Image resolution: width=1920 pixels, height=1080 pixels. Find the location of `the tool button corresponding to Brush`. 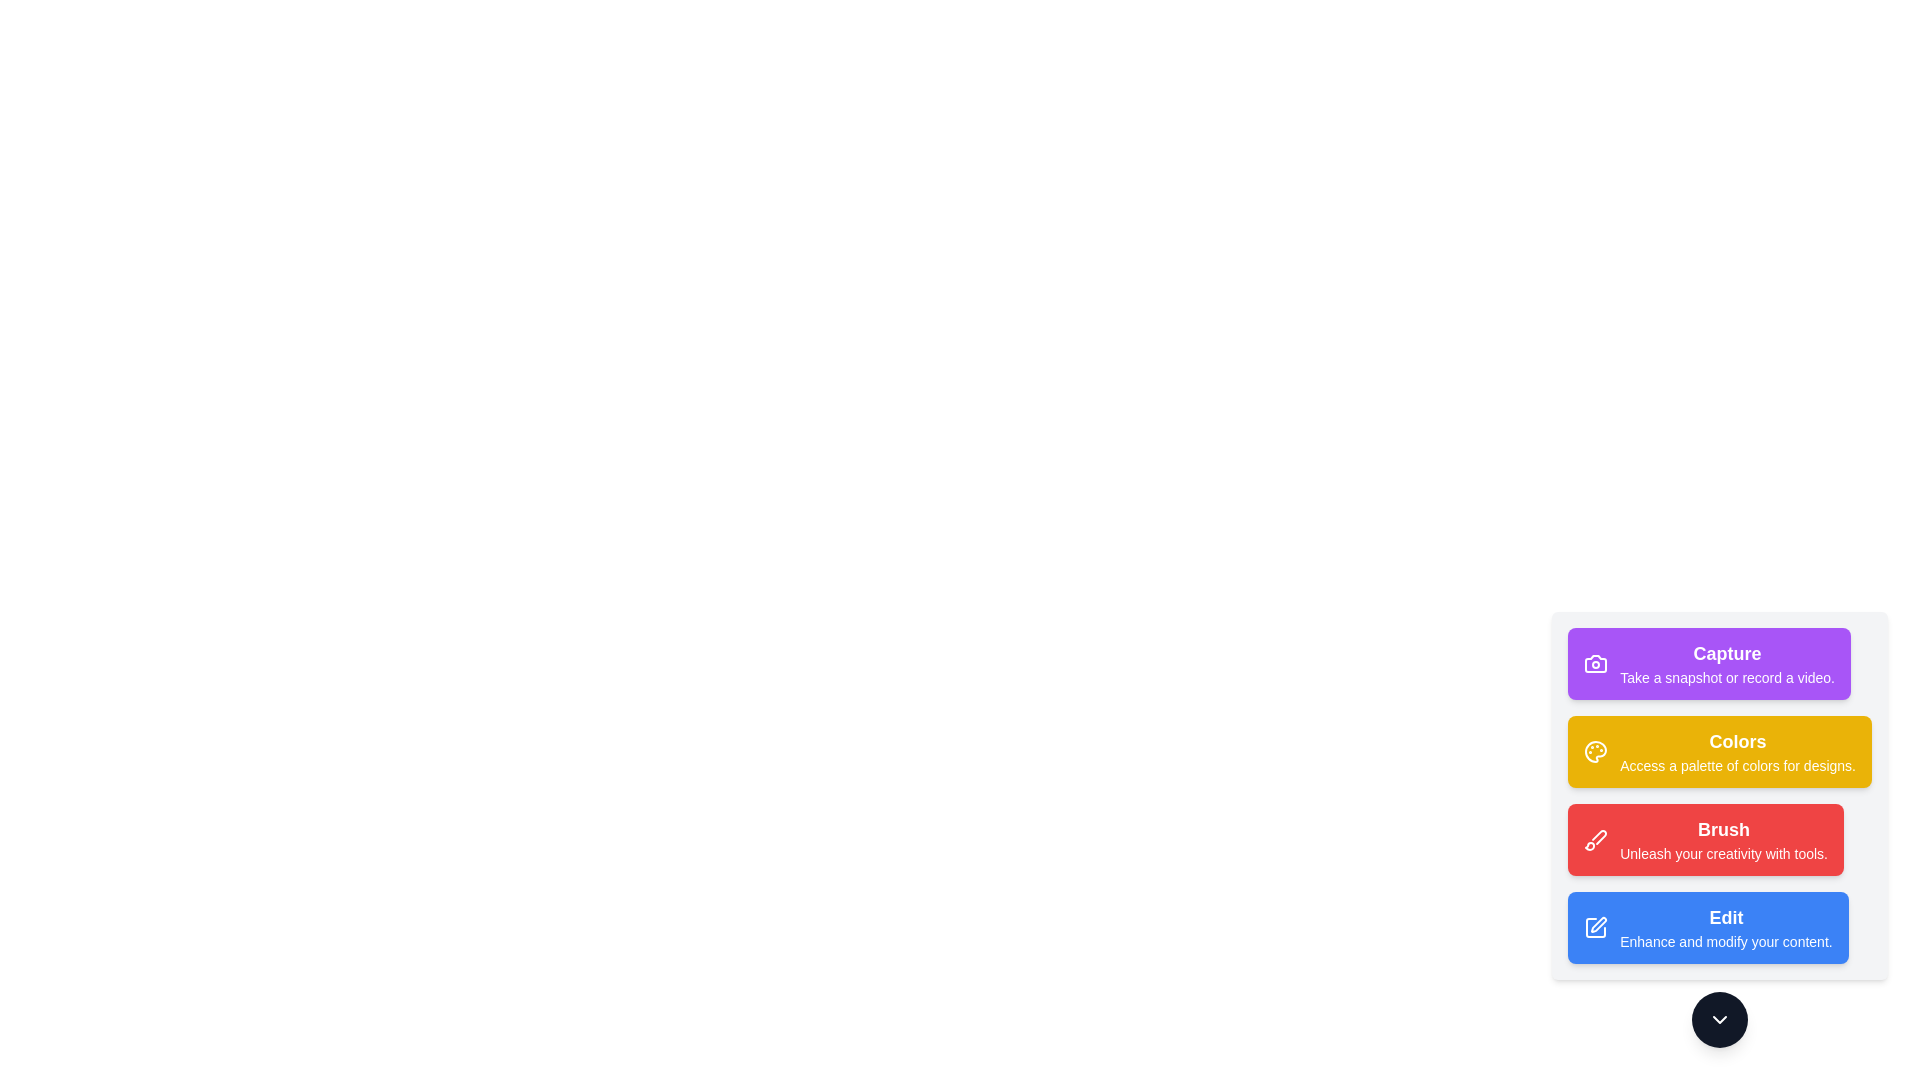

the tool button corresponding to Brush is located at coordinates (1705, 840).